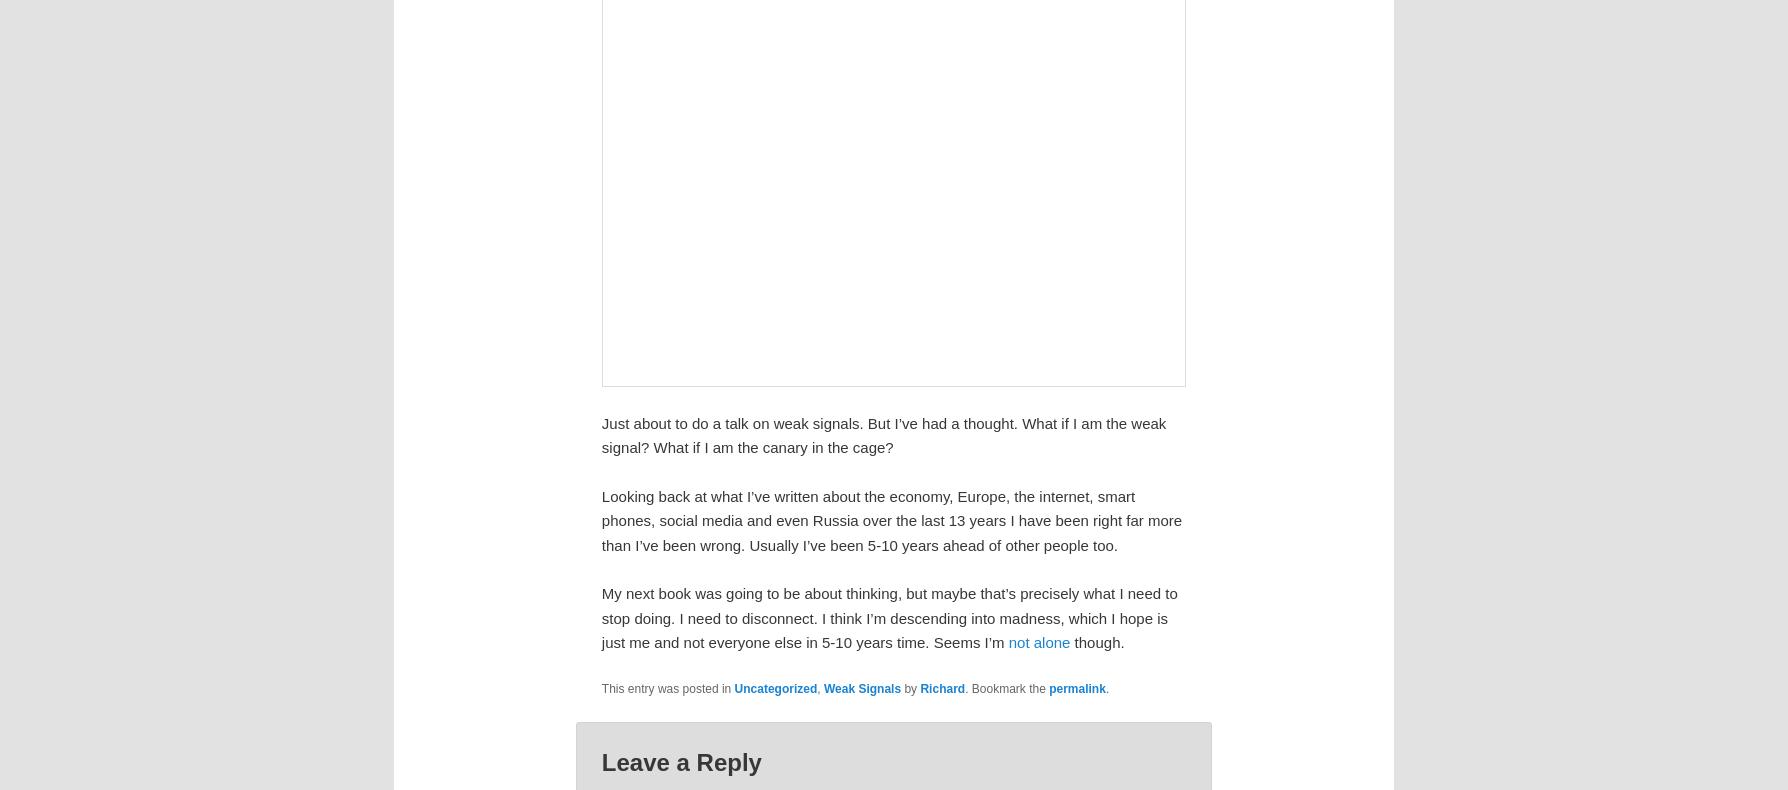 Image resolution: width=1788 pixels, height=790 pixels. I want to click on 'though.', so click(1074, 642).